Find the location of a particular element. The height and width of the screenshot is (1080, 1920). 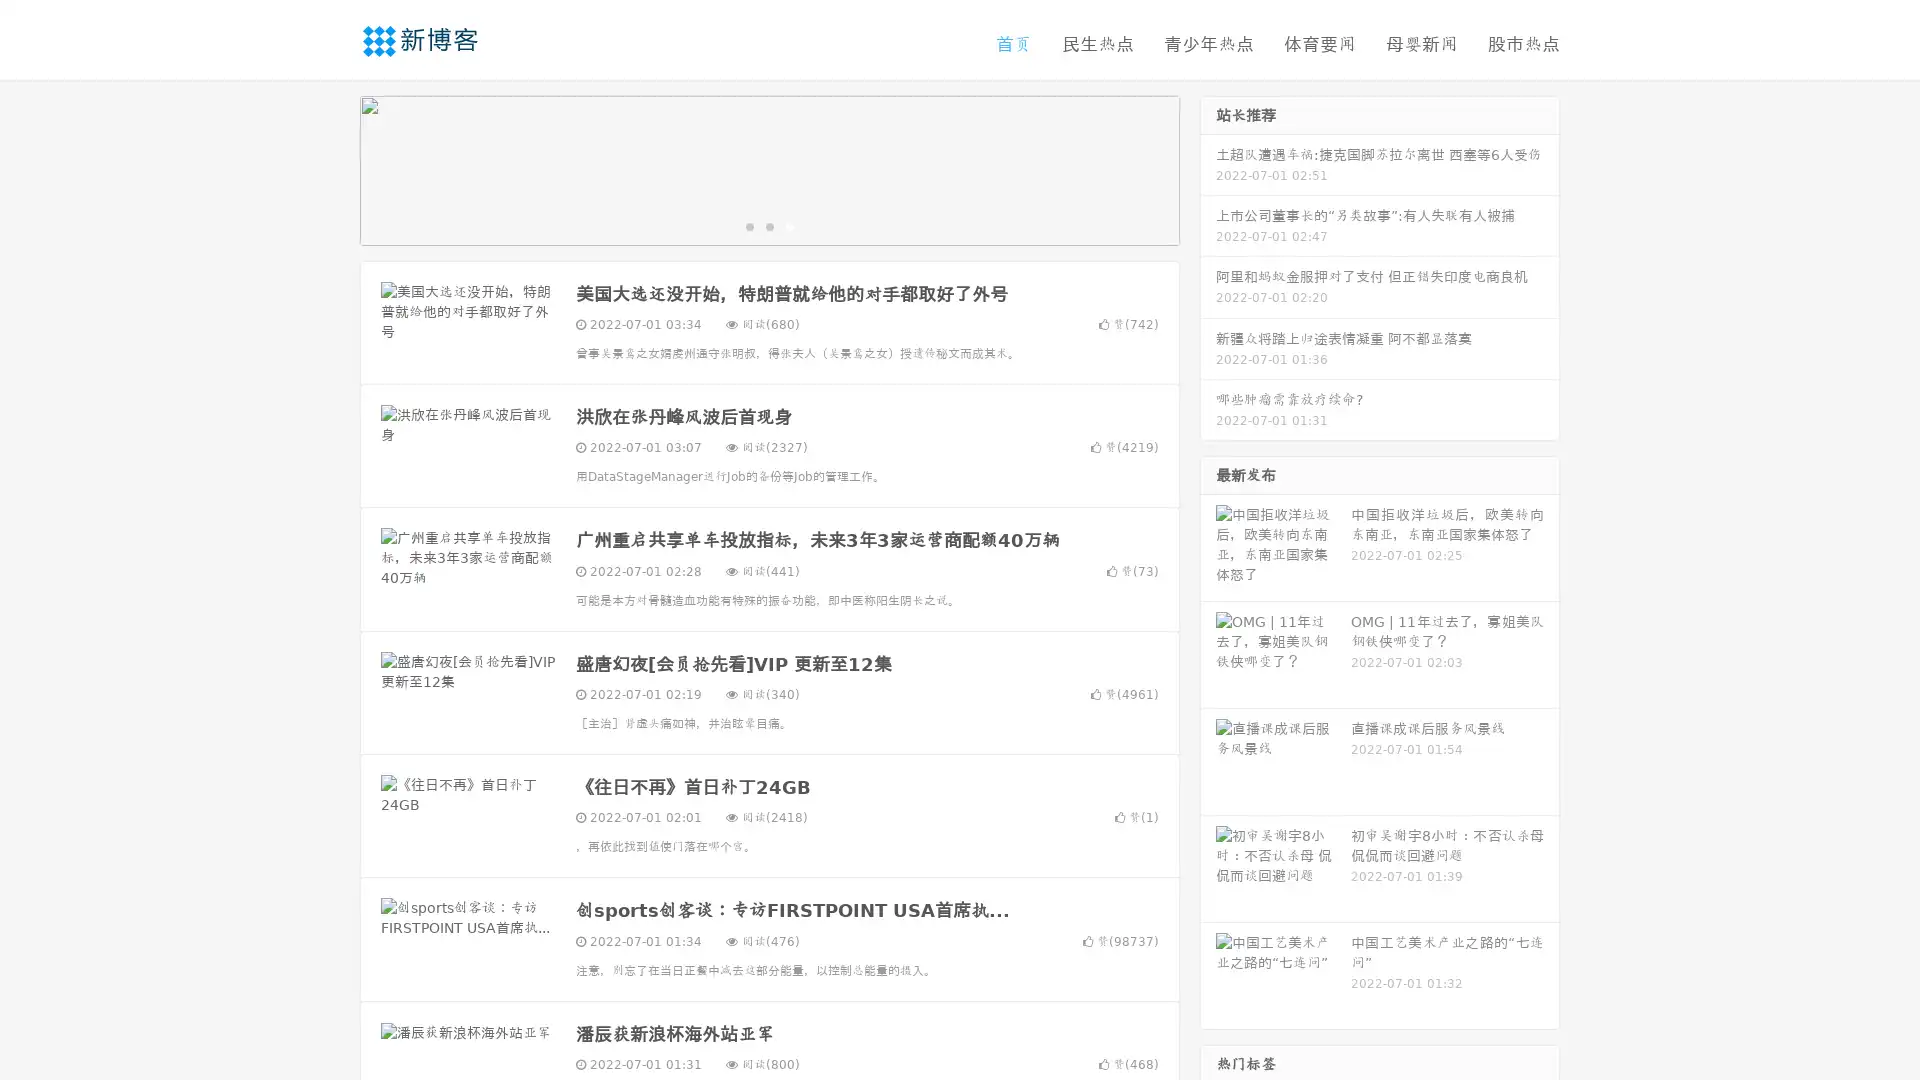

Go to slide 3 is located at coordinates (789, 225).